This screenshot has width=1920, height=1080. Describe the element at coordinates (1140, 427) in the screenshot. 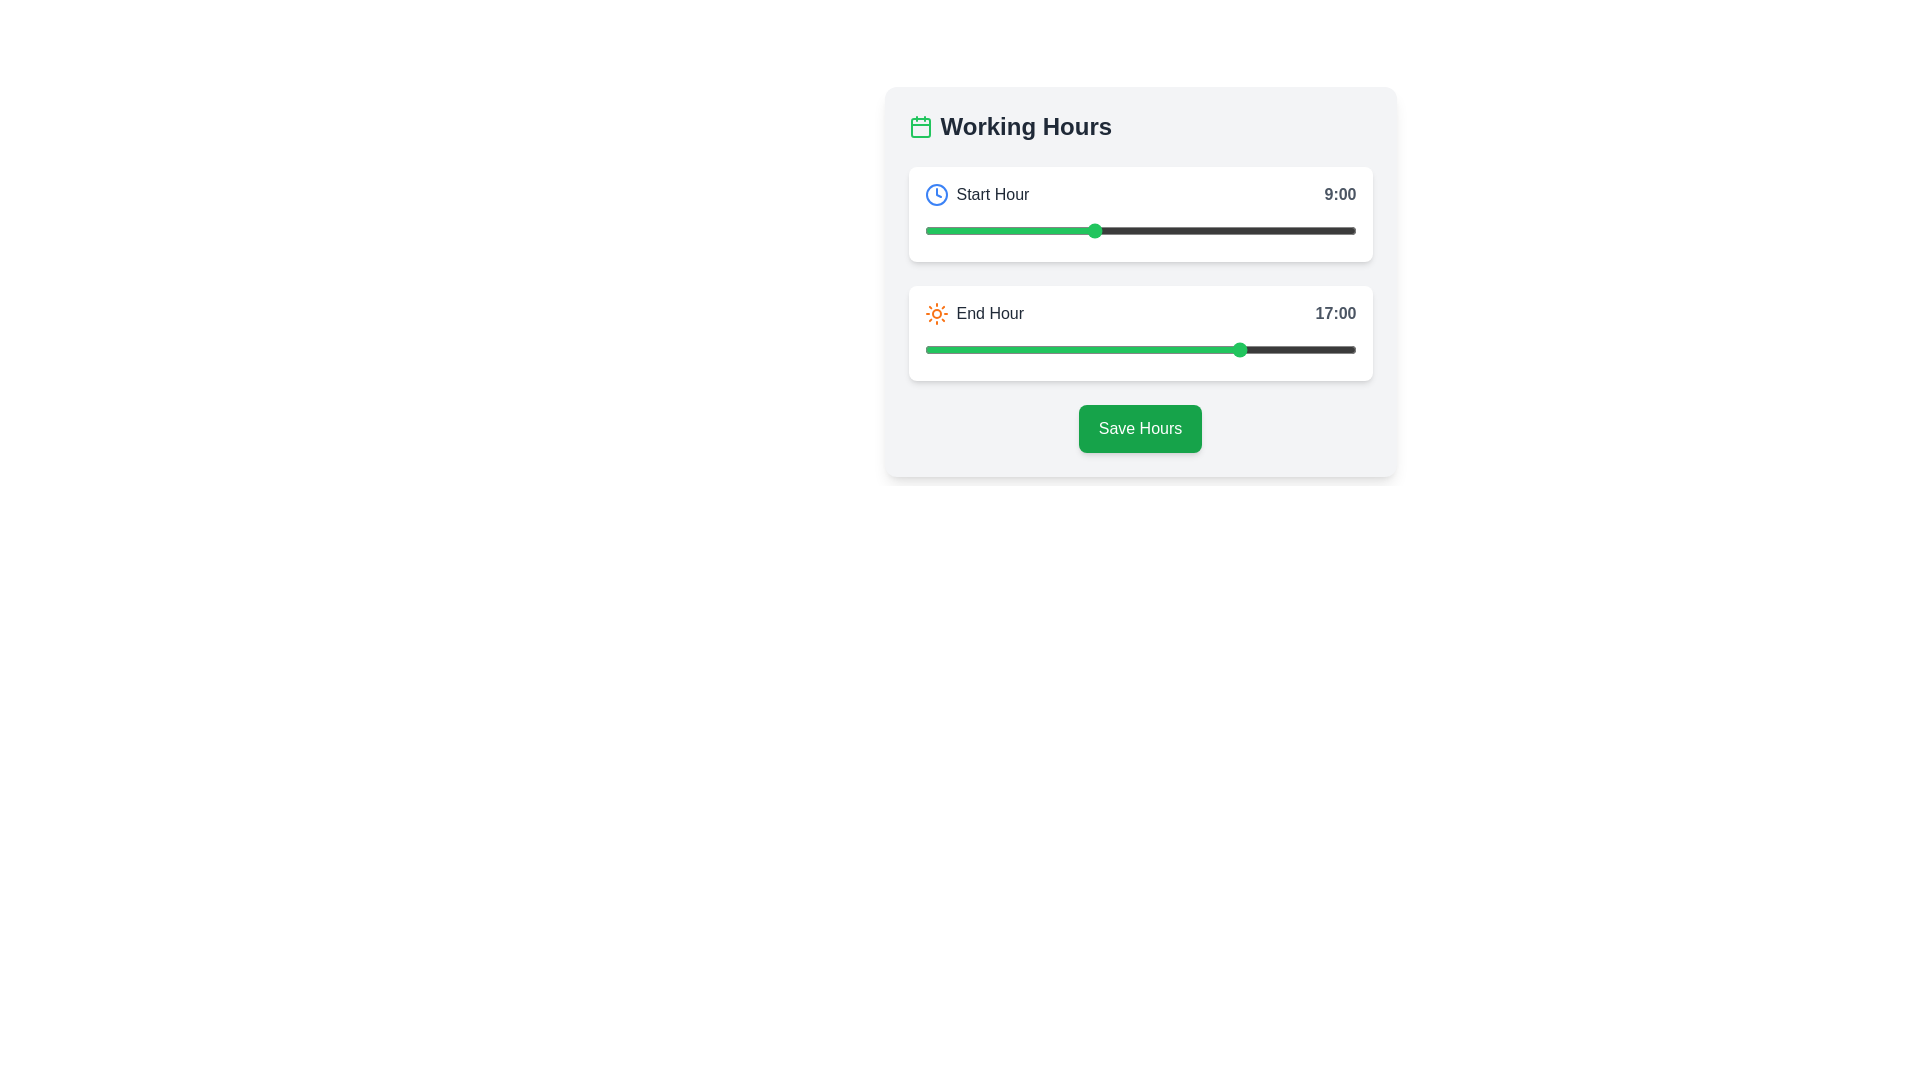

I see `the 'Save Hours' button with a green background and white text located below the 'Start Hour' and 'End Hour' inputs in the 'Working Hours' panel` at that location.